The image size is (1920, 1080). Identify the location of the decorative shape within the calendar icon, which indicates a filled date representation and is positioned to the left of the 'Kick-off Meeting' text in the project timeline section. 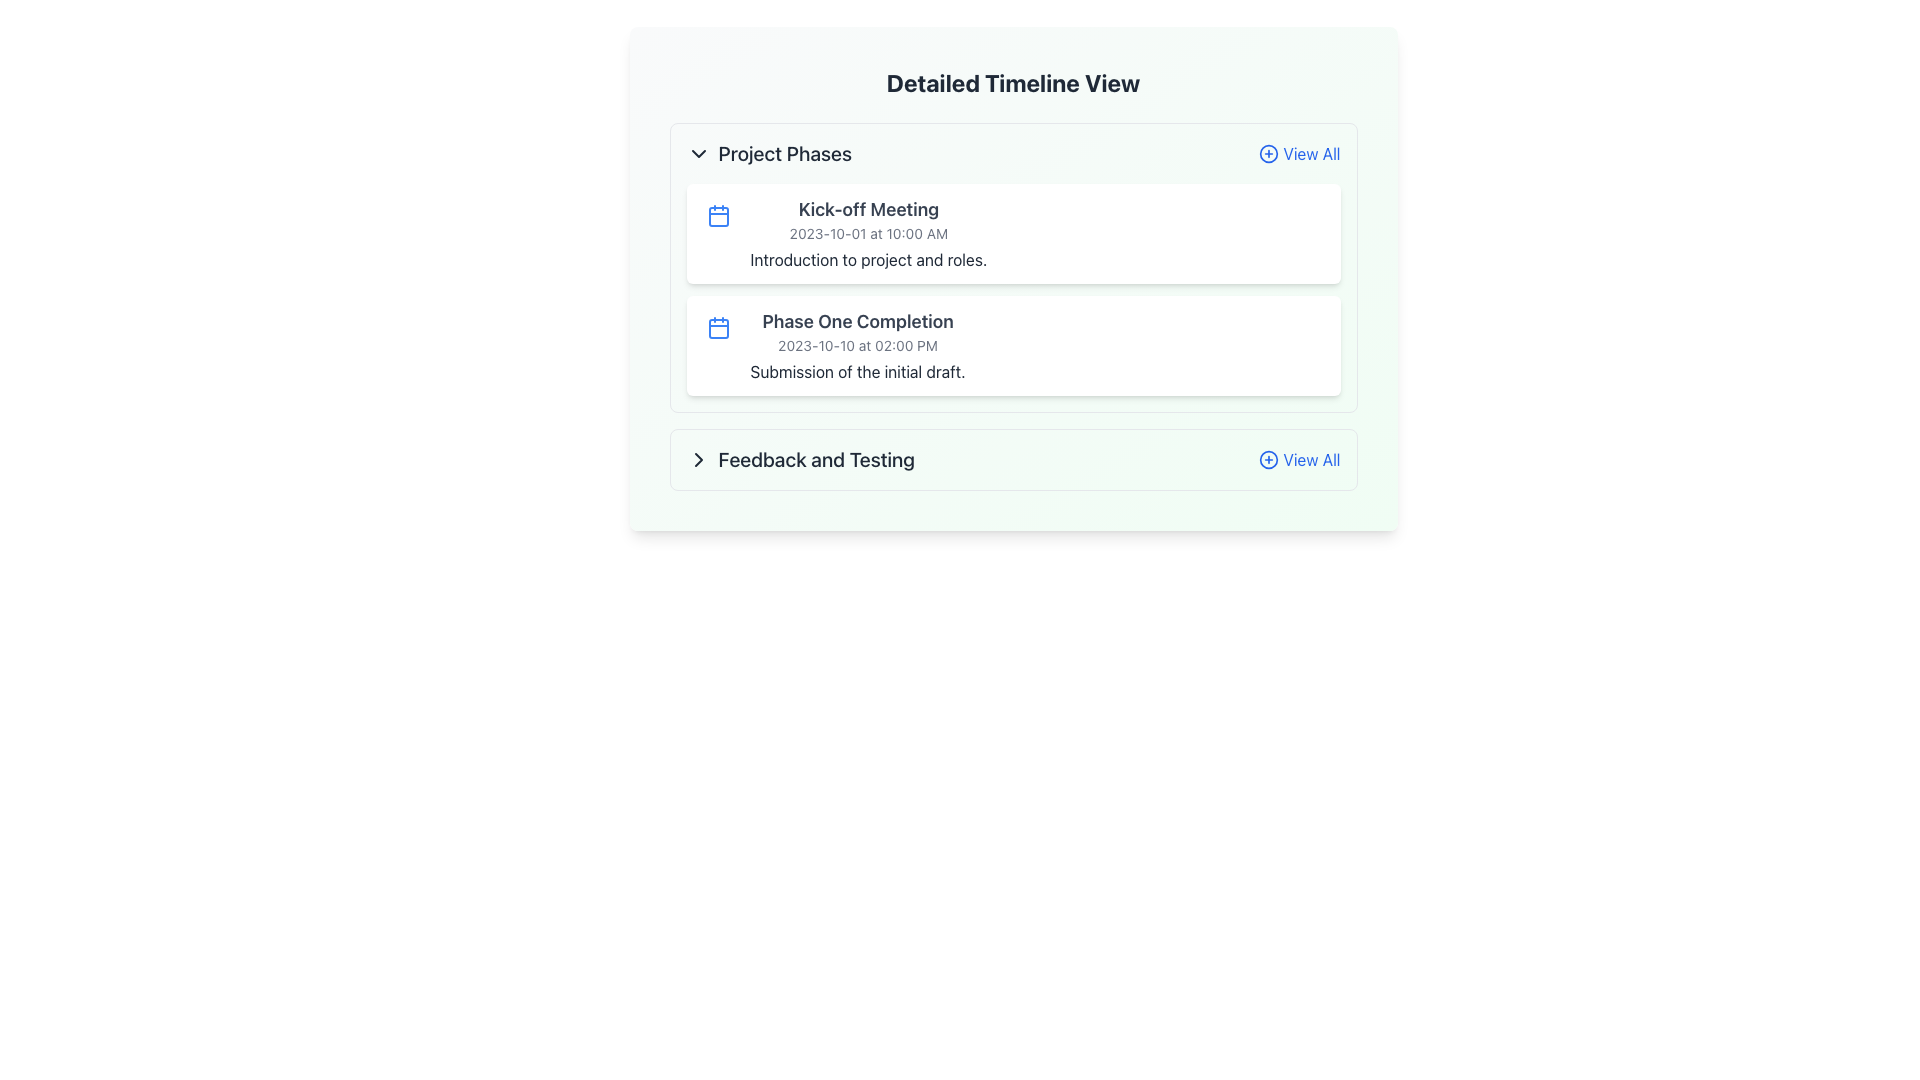
(718, 216).